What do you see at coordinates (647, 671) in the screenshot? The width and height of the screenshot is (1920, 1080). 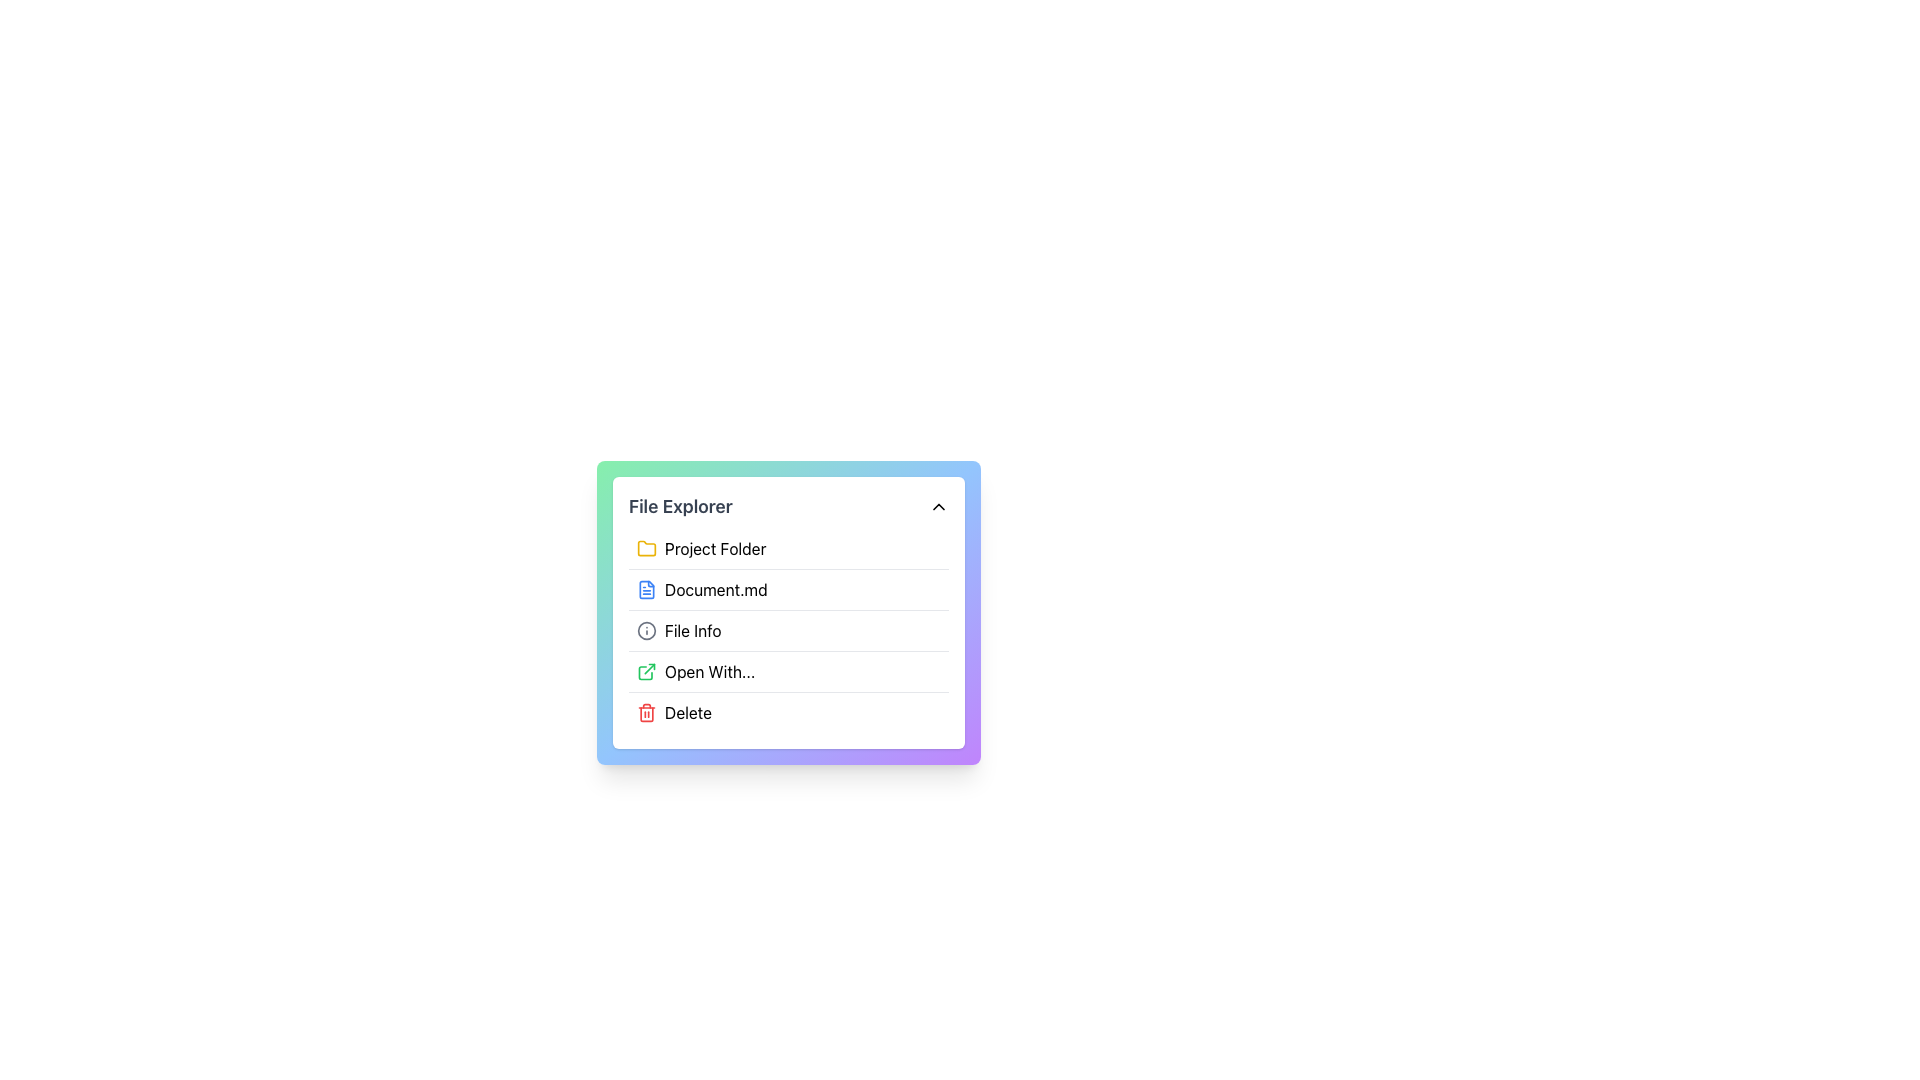 I see `the small green icon resembling an external link symbol, which is located to the left of the text 'Open With...' in the menu` at bounding box center [647, 671].